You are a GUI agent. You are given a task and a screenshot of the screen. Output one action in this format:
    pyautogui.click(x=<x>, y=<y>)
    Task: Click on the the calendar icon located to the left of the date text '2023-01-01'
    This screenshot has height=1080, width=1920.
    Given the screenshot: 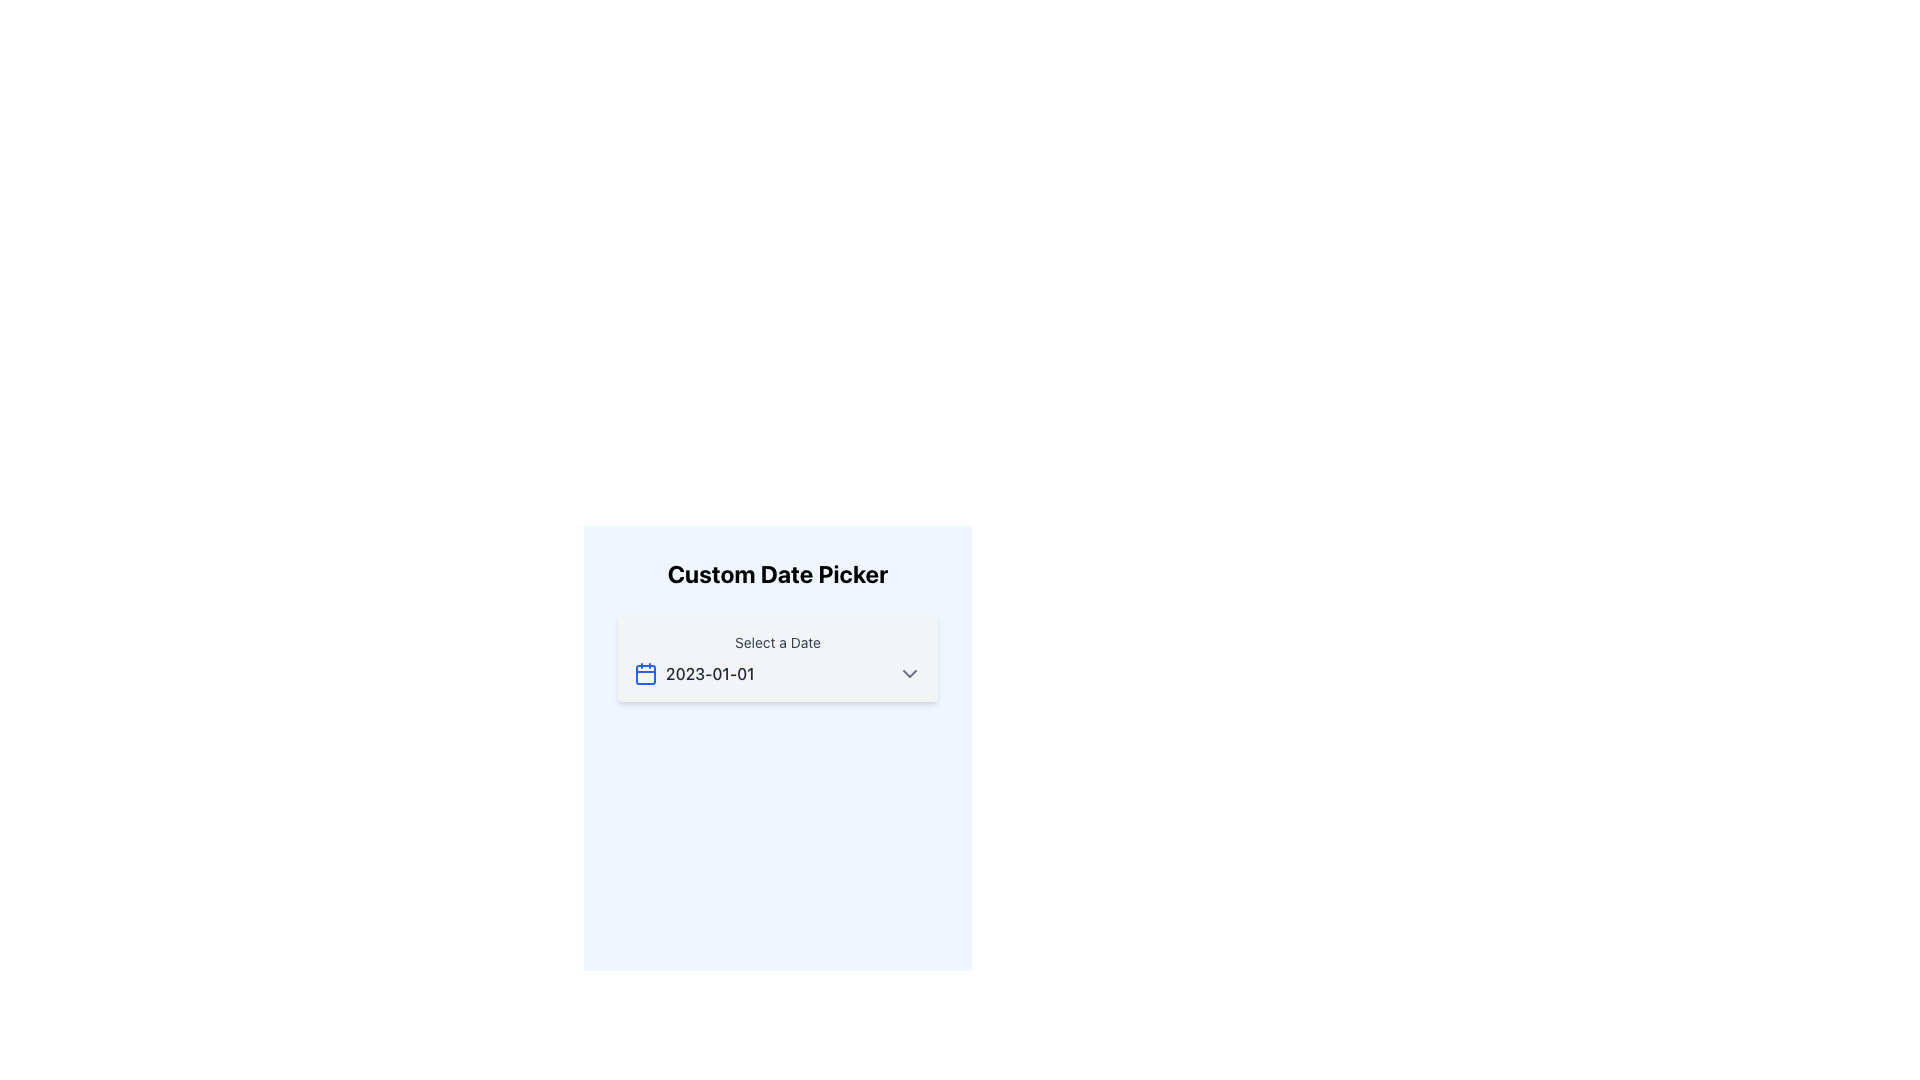 What is the action you would take?
    pyautogui.click(x=646, y=674)
    